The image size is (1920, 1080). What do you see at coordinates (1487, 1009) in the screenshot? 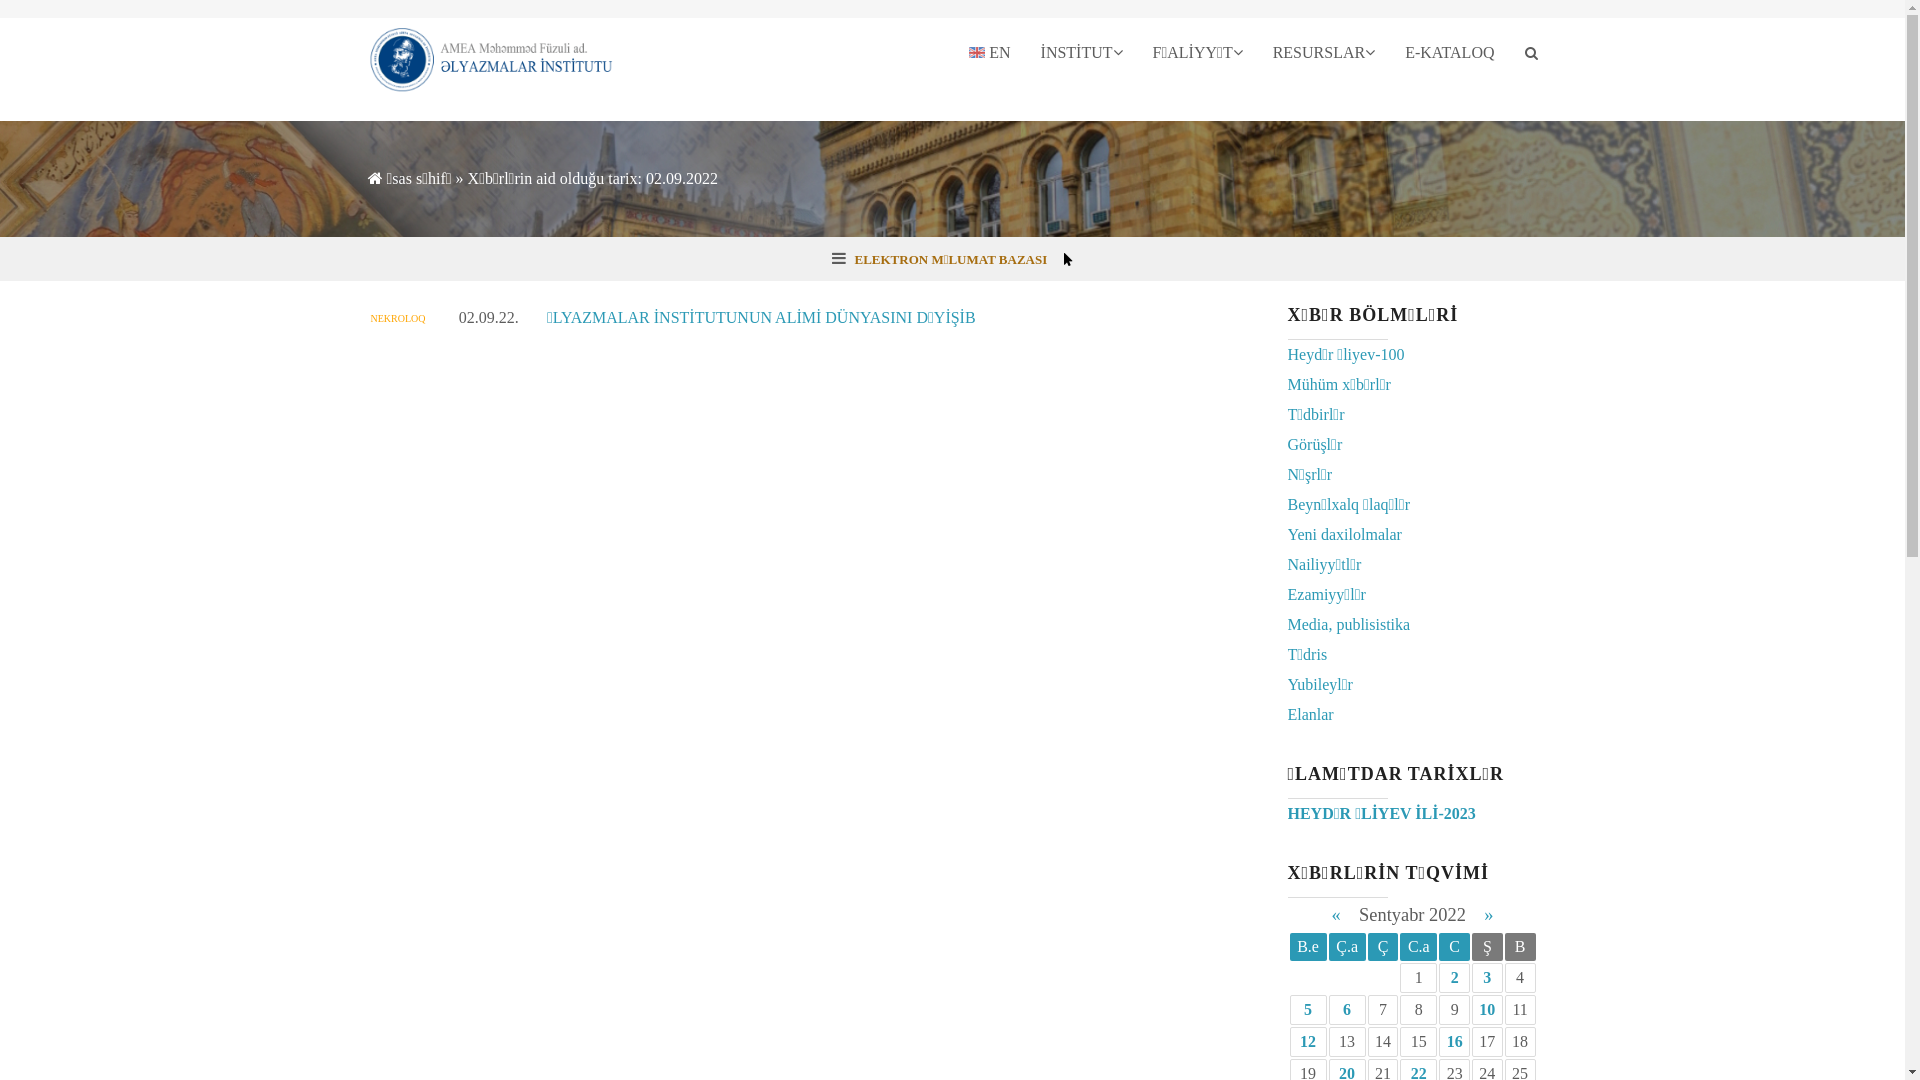
I see `'10'` at bounding box center [1487, 1009].